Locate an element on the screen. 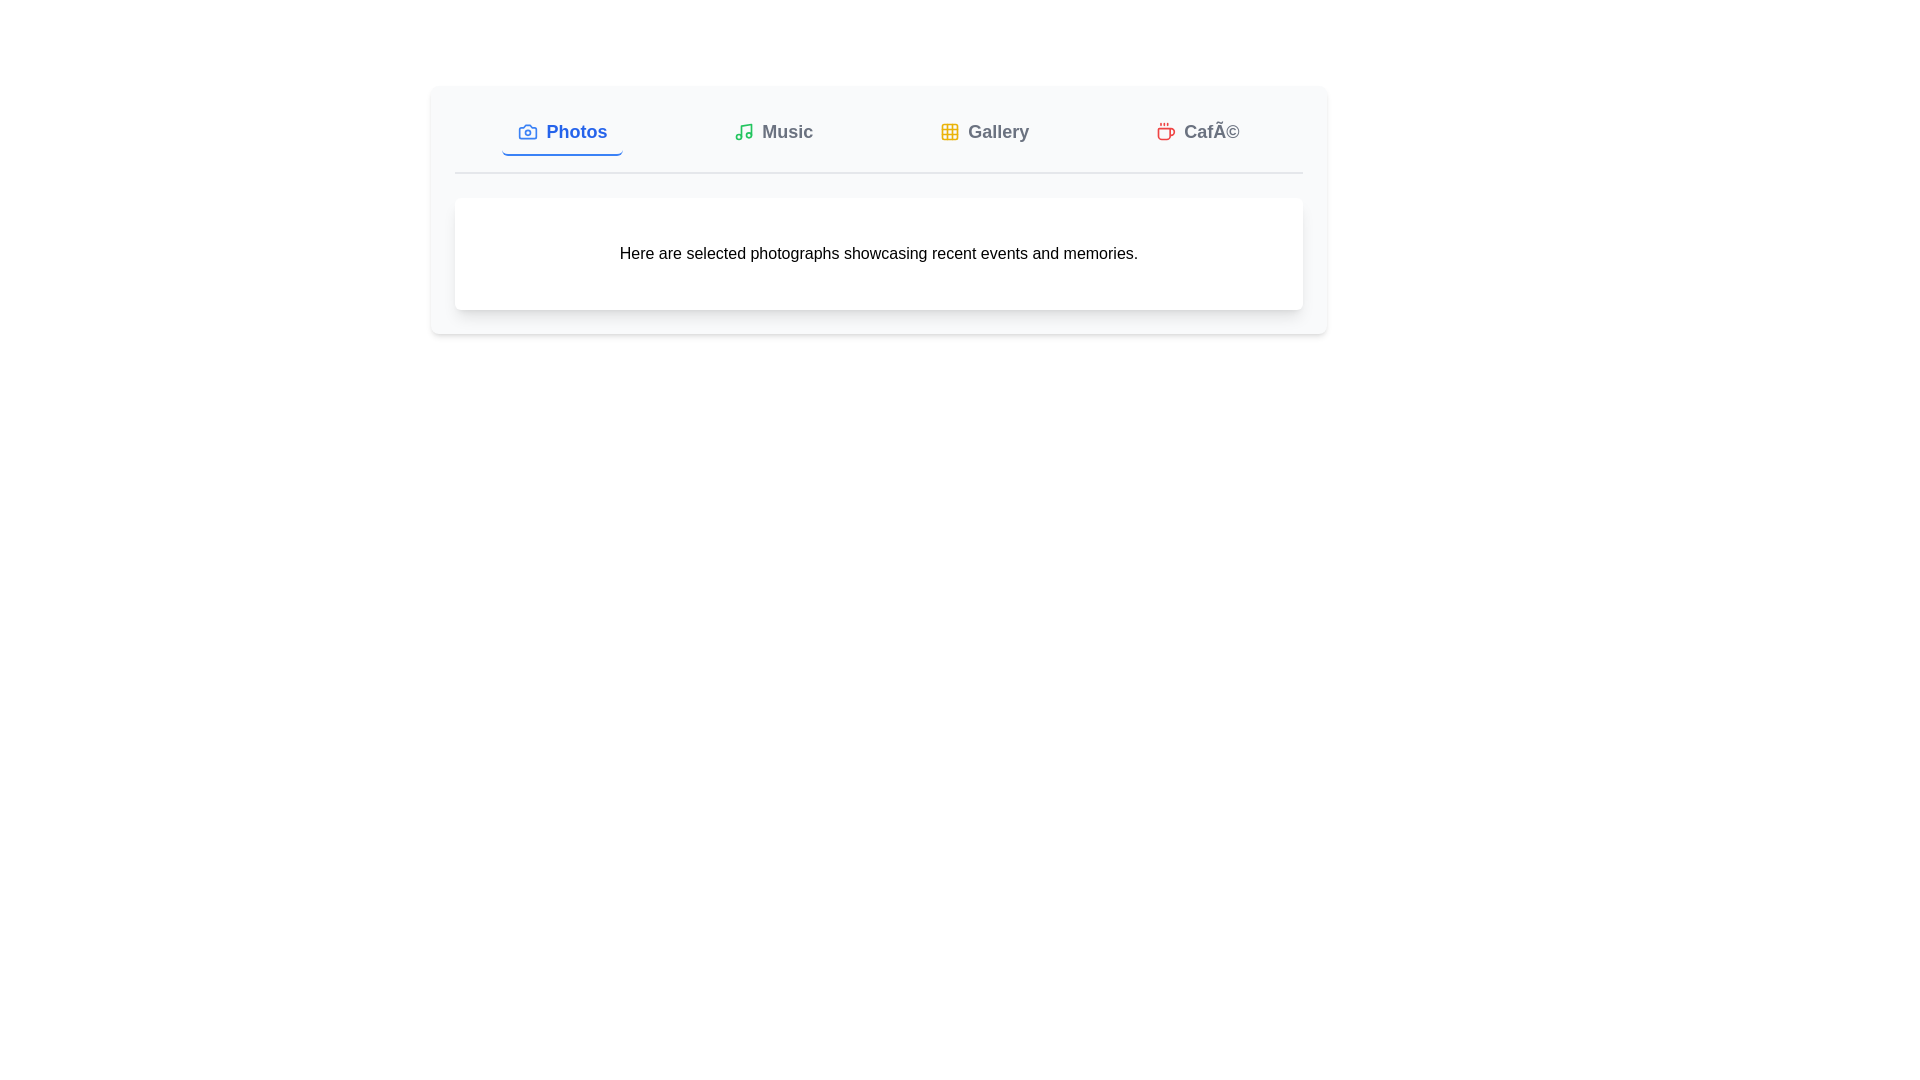 The image size is (1920, 1080). the second navigation tab that is located between 'Photos' and 'Gallery' is located at coordinates (772, 132).